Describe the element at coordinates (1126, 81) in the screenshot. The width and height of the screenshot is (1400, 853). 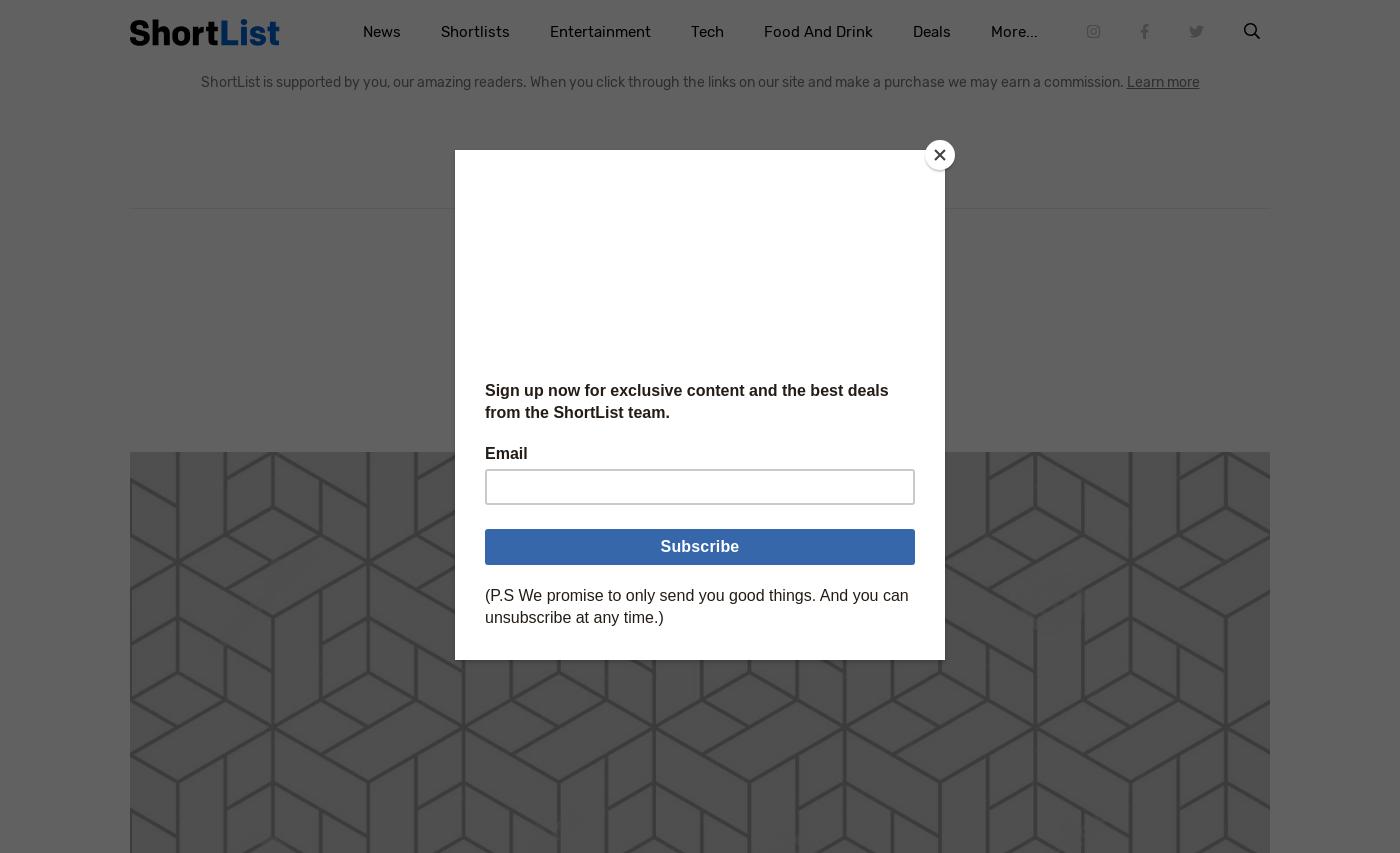
I see `'Learn more'` at that location.